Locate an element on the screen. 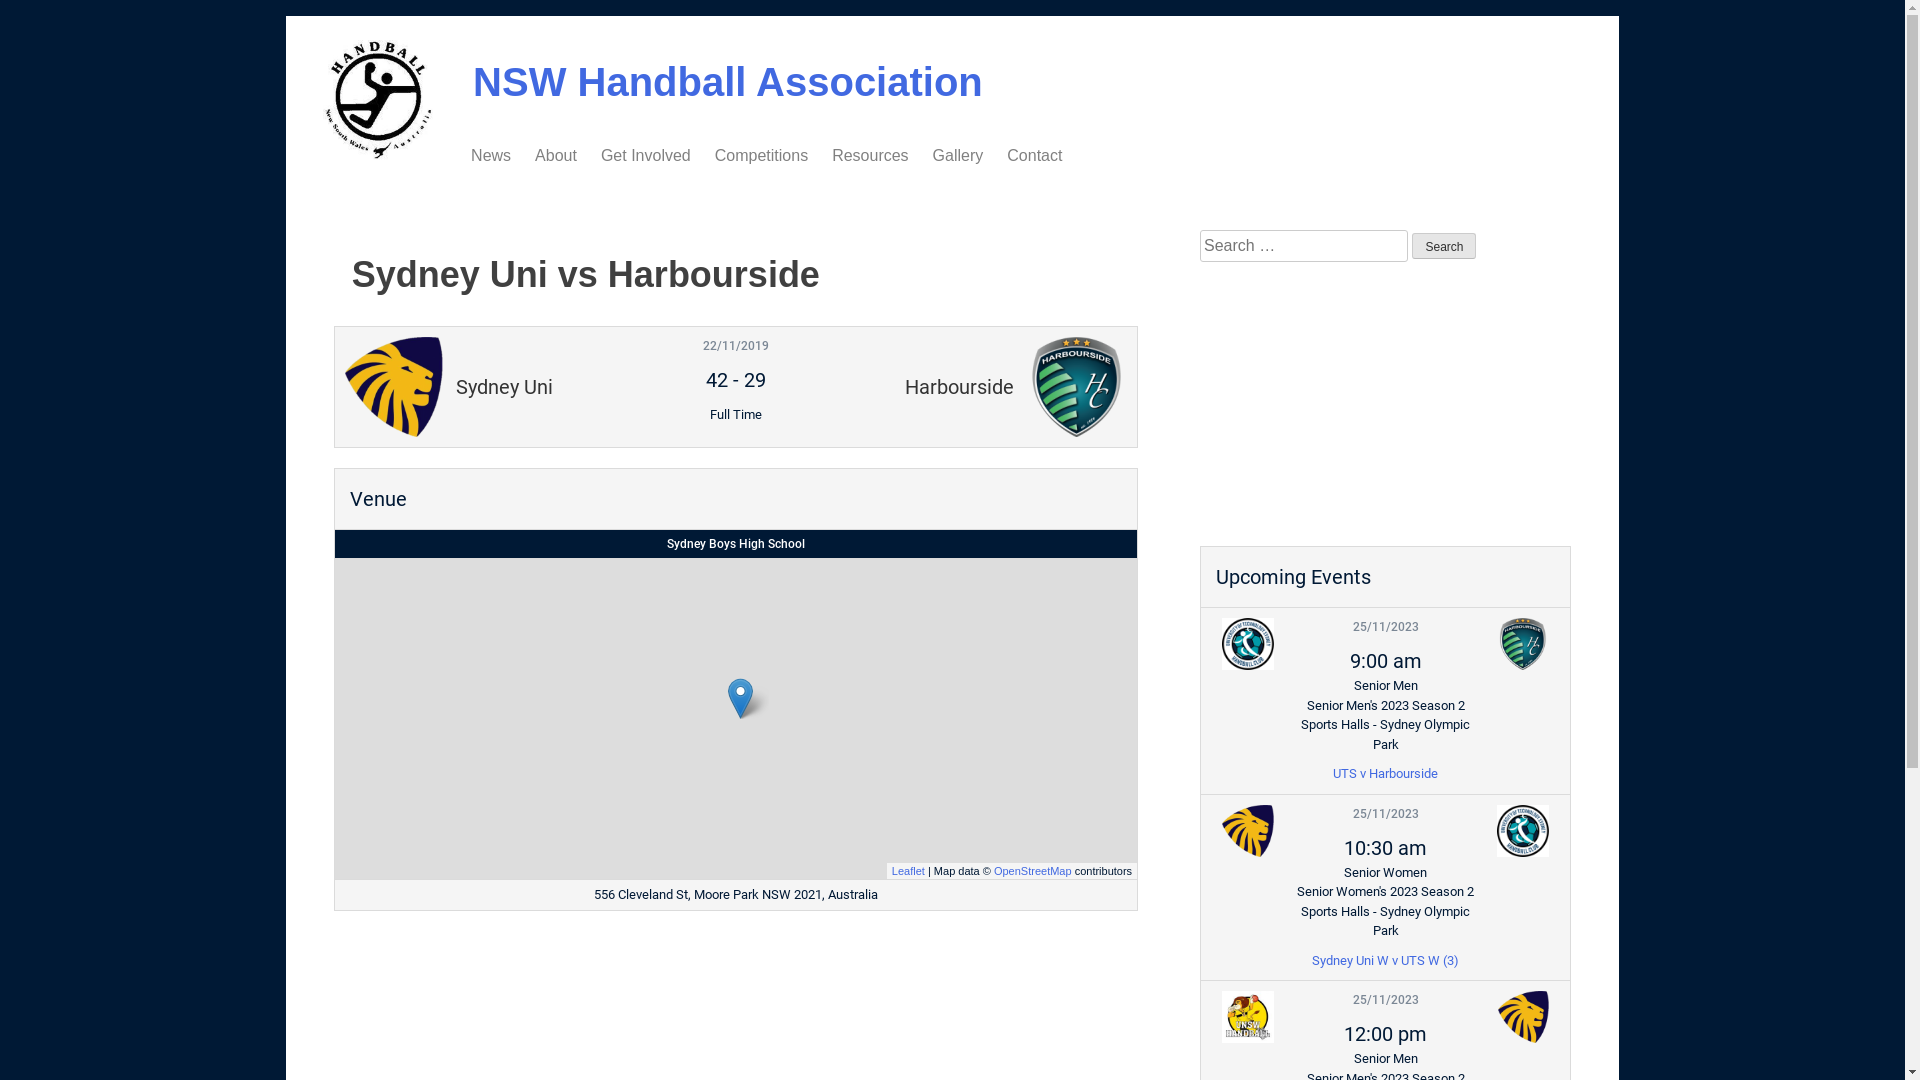 The width and height of the screenshot is (1920, 1080). 'Contact' is located at coordinates (1007, 154).